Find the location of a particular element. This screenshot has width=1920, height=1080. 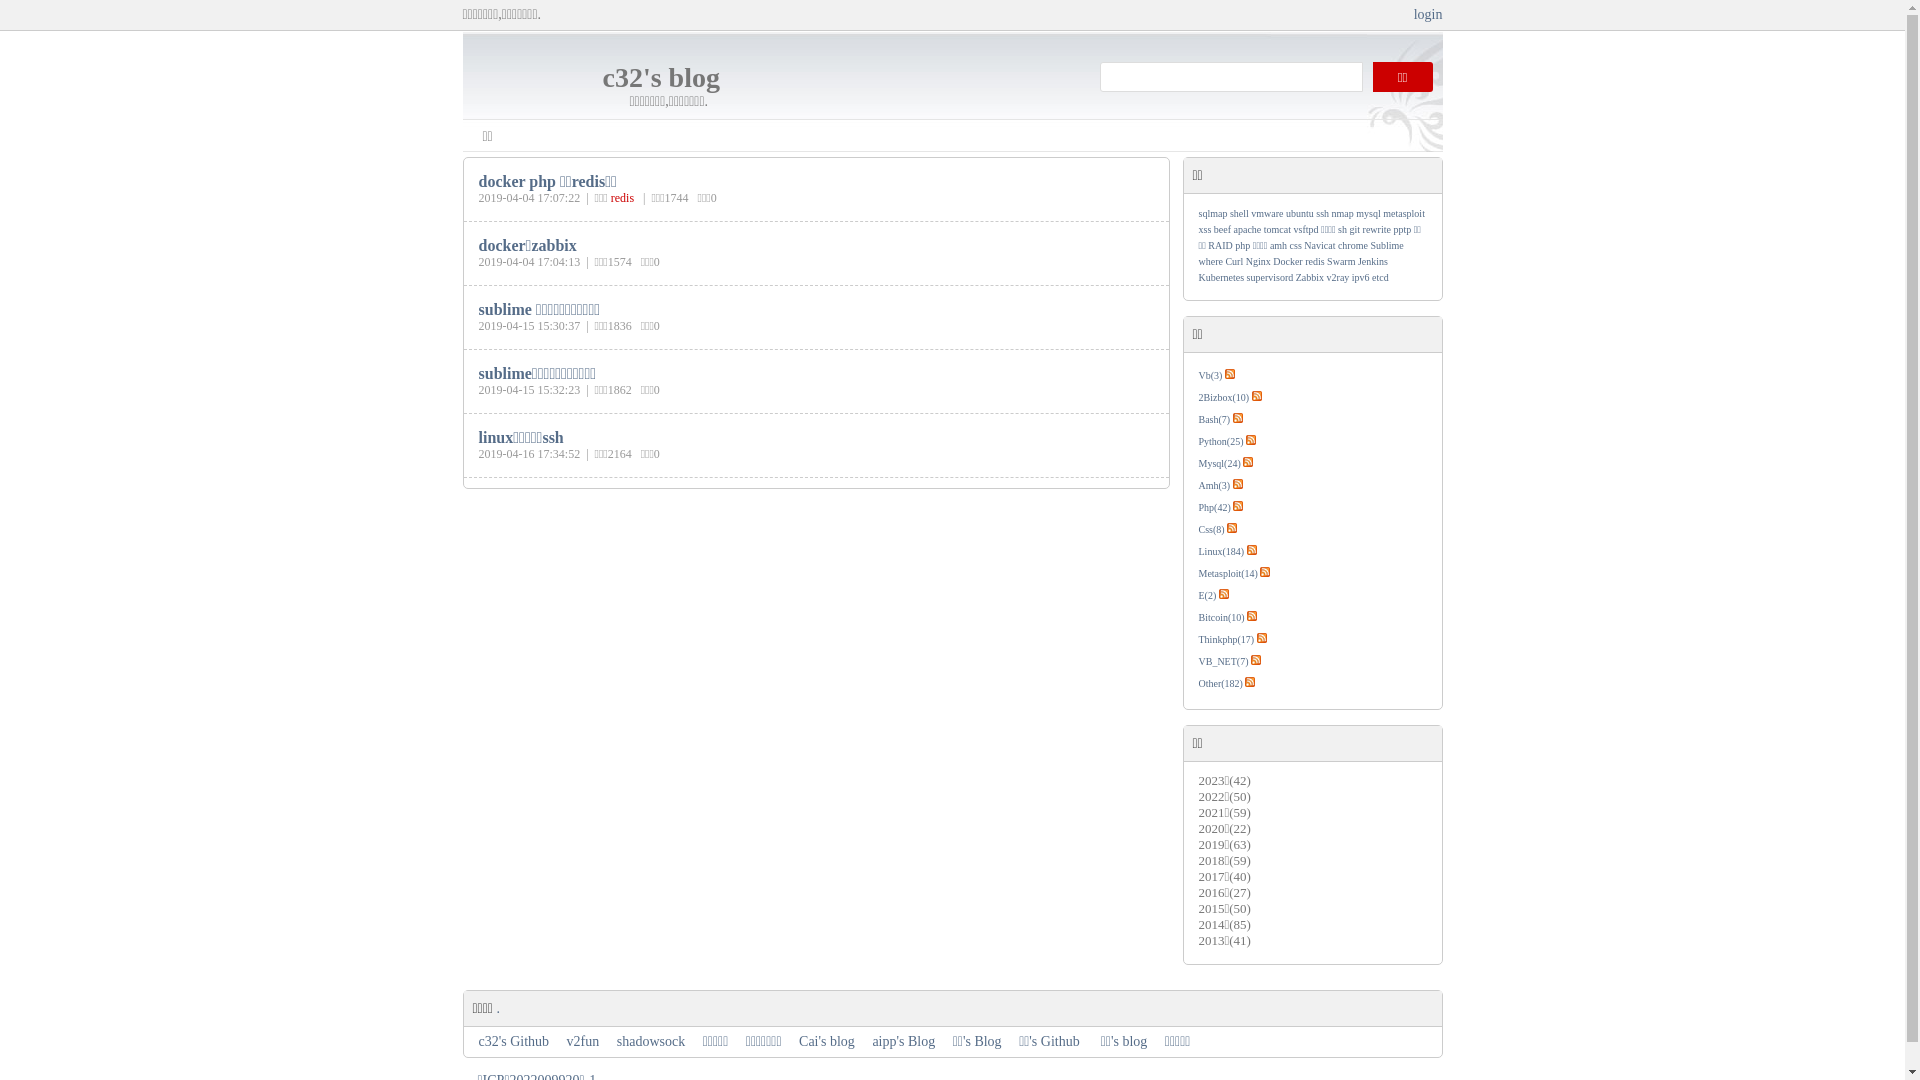

'Jenkins' is located at coordinates (1371, 260).